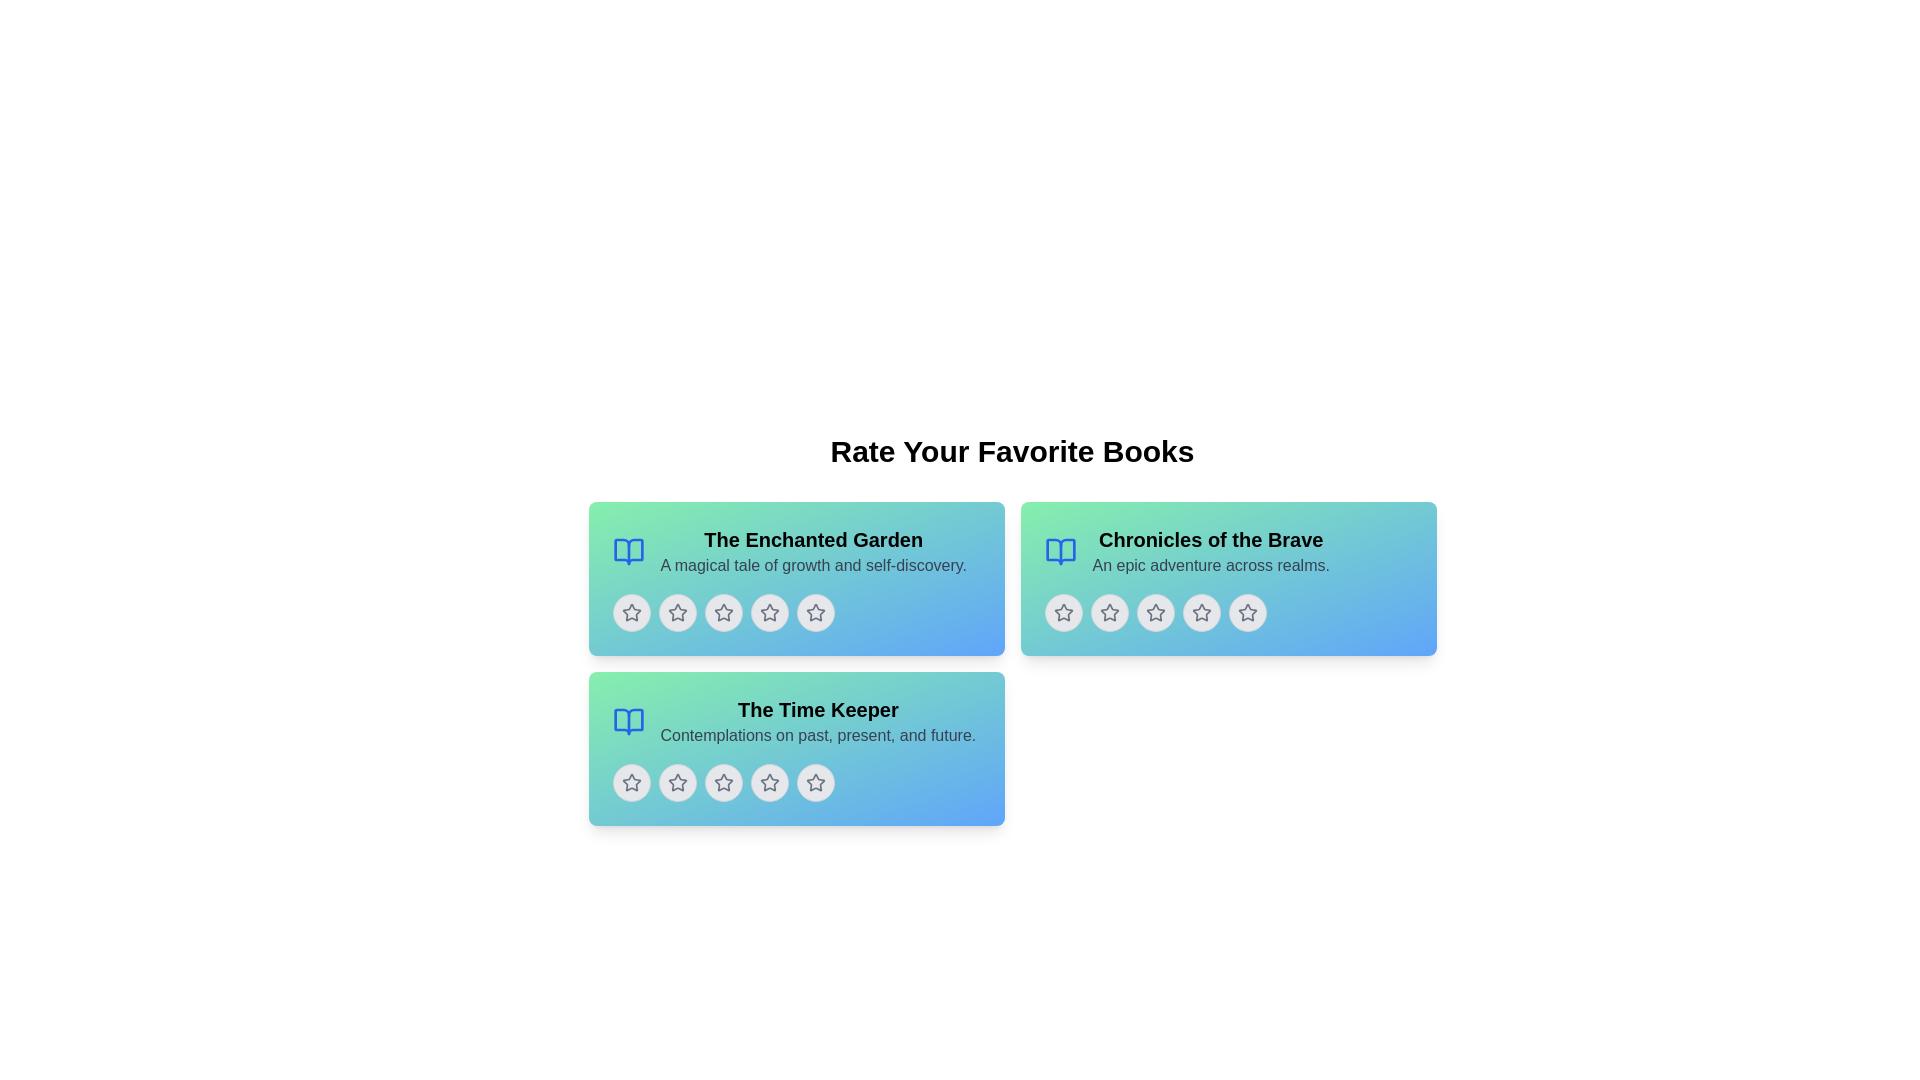 The image size is (1920, 1080). What do you see at coordinates (722, 612) in the screenshot?
I see `the third circular button with a star icon located below the title 'The Enchanted Garden'` at bounding box center [722, 612].